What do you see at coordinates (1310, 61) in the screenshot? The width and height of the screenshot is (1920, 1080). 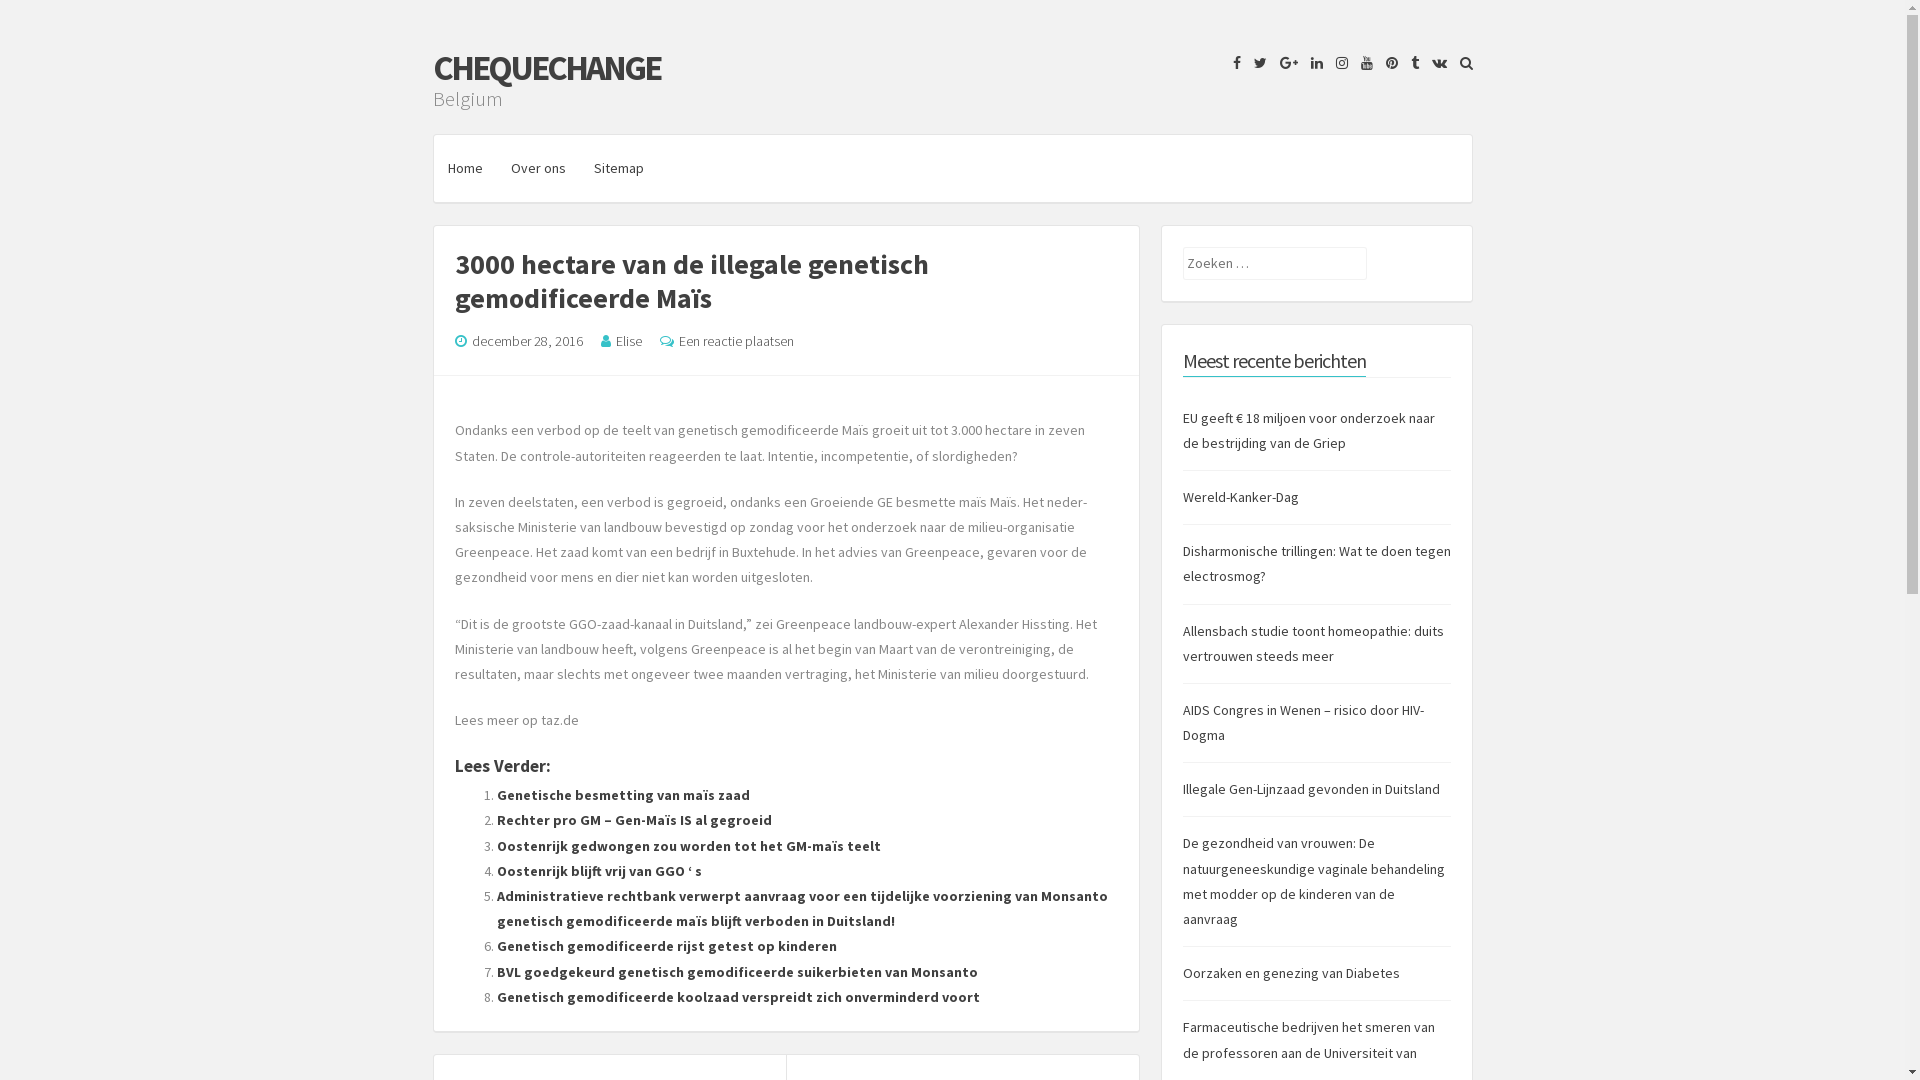 I see `'LinkedIn'` at bounding box center [1310, 61].